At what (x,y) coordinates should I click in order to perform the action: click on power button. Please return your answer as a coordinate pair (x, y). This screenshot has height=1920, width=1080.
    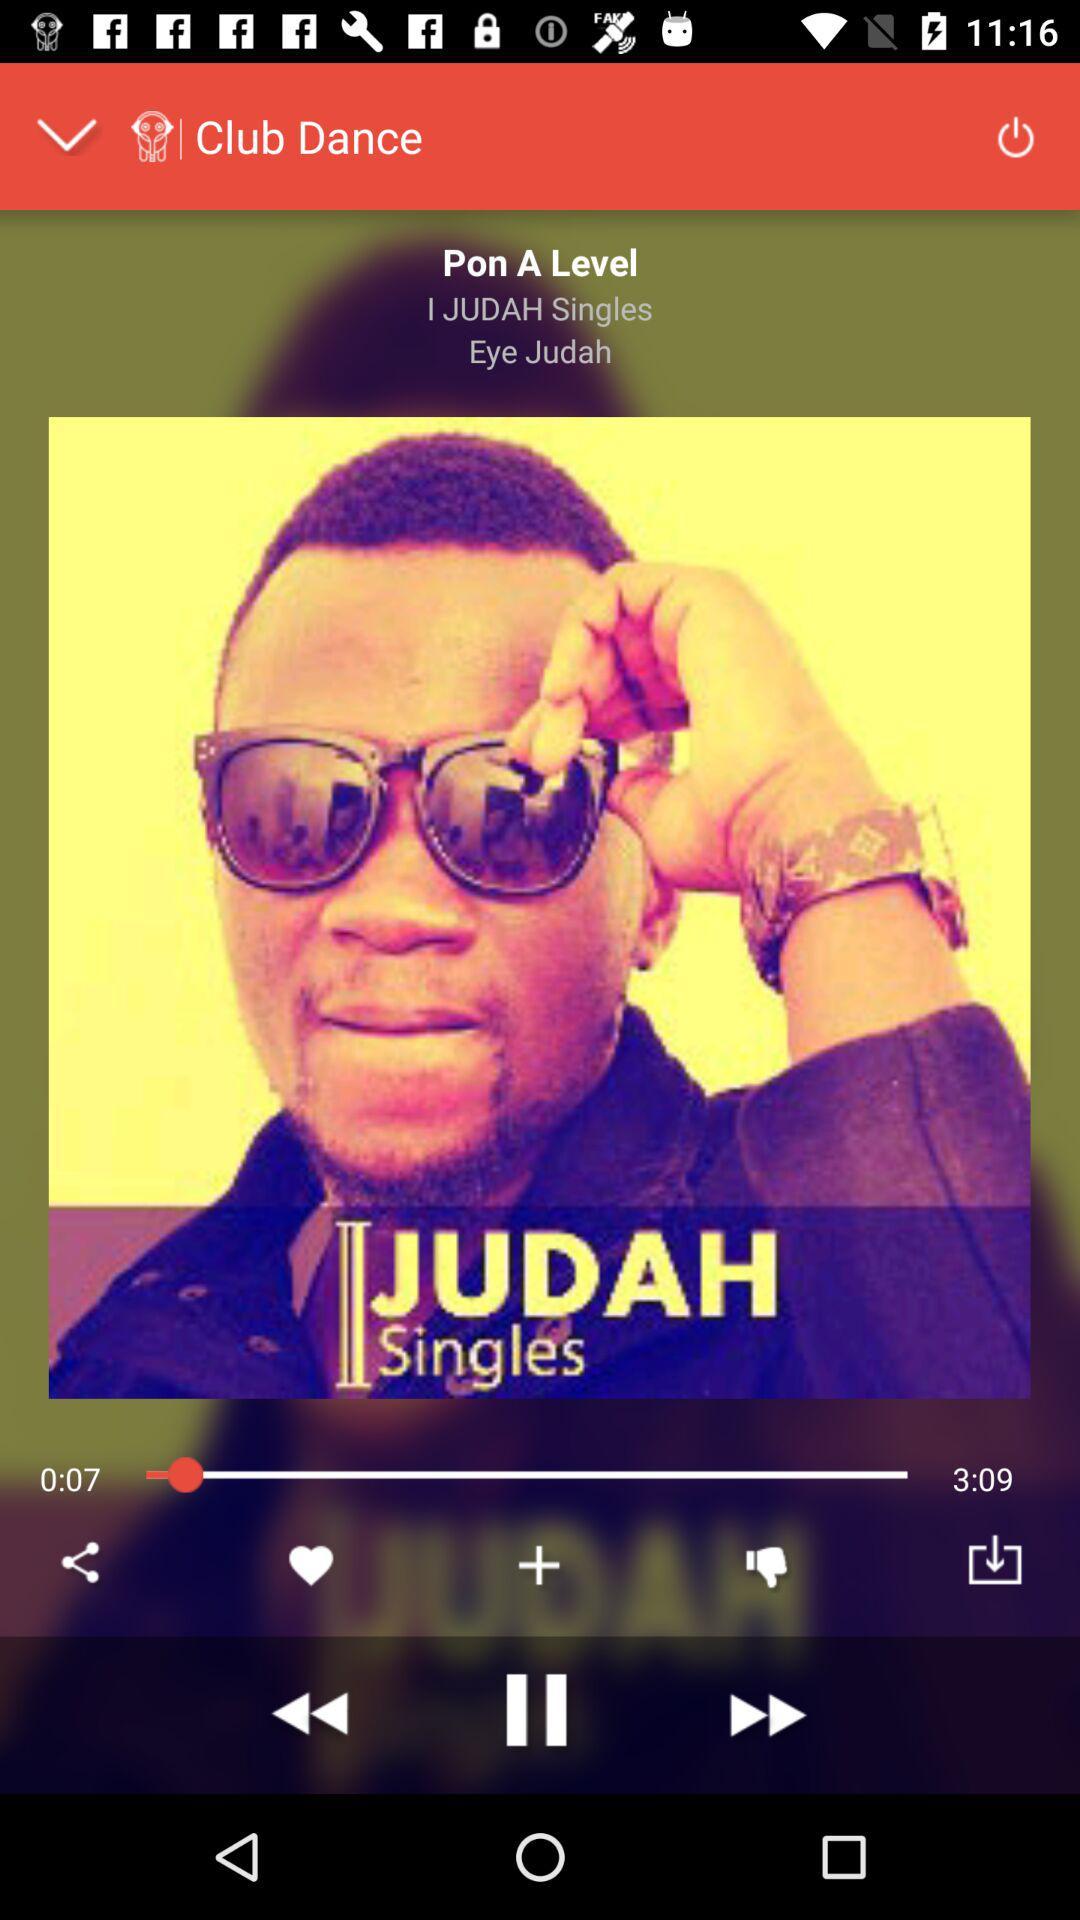
    Looking at the image, I should click on (1015, 134).